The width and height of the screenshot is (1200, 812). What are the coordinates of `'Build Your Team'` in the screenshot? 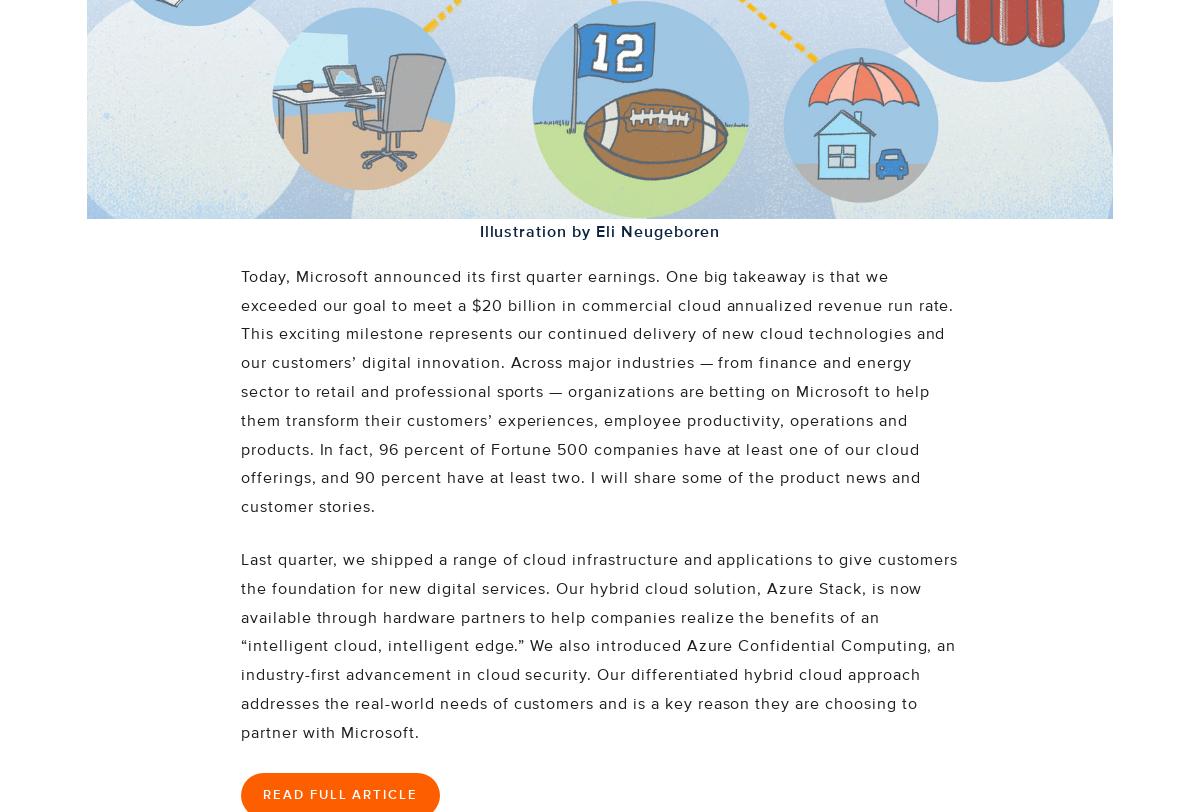 It's located at (145, 189).